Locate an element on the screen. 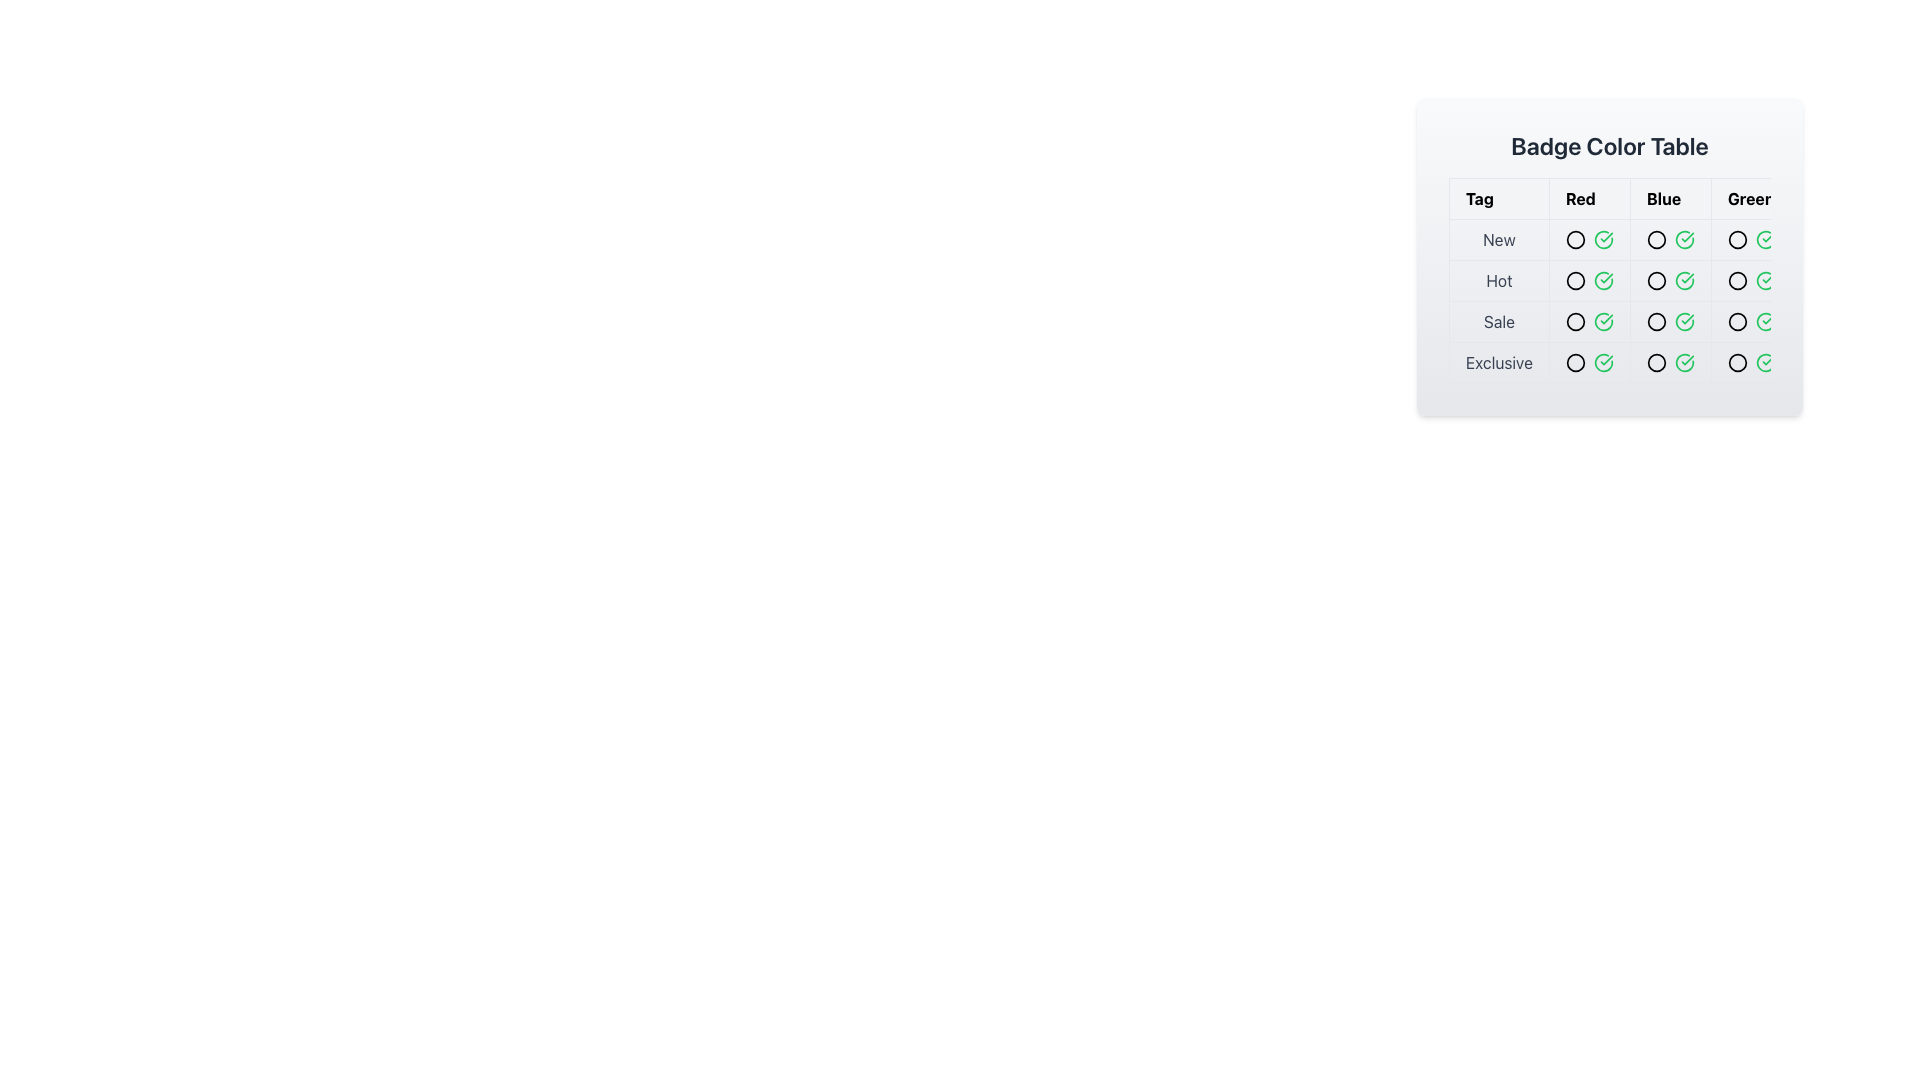  the circular icon representing the 'Sale' tag in the 'Red' category within the 'Badge Color Table' is located at coordinates (1574, 320).